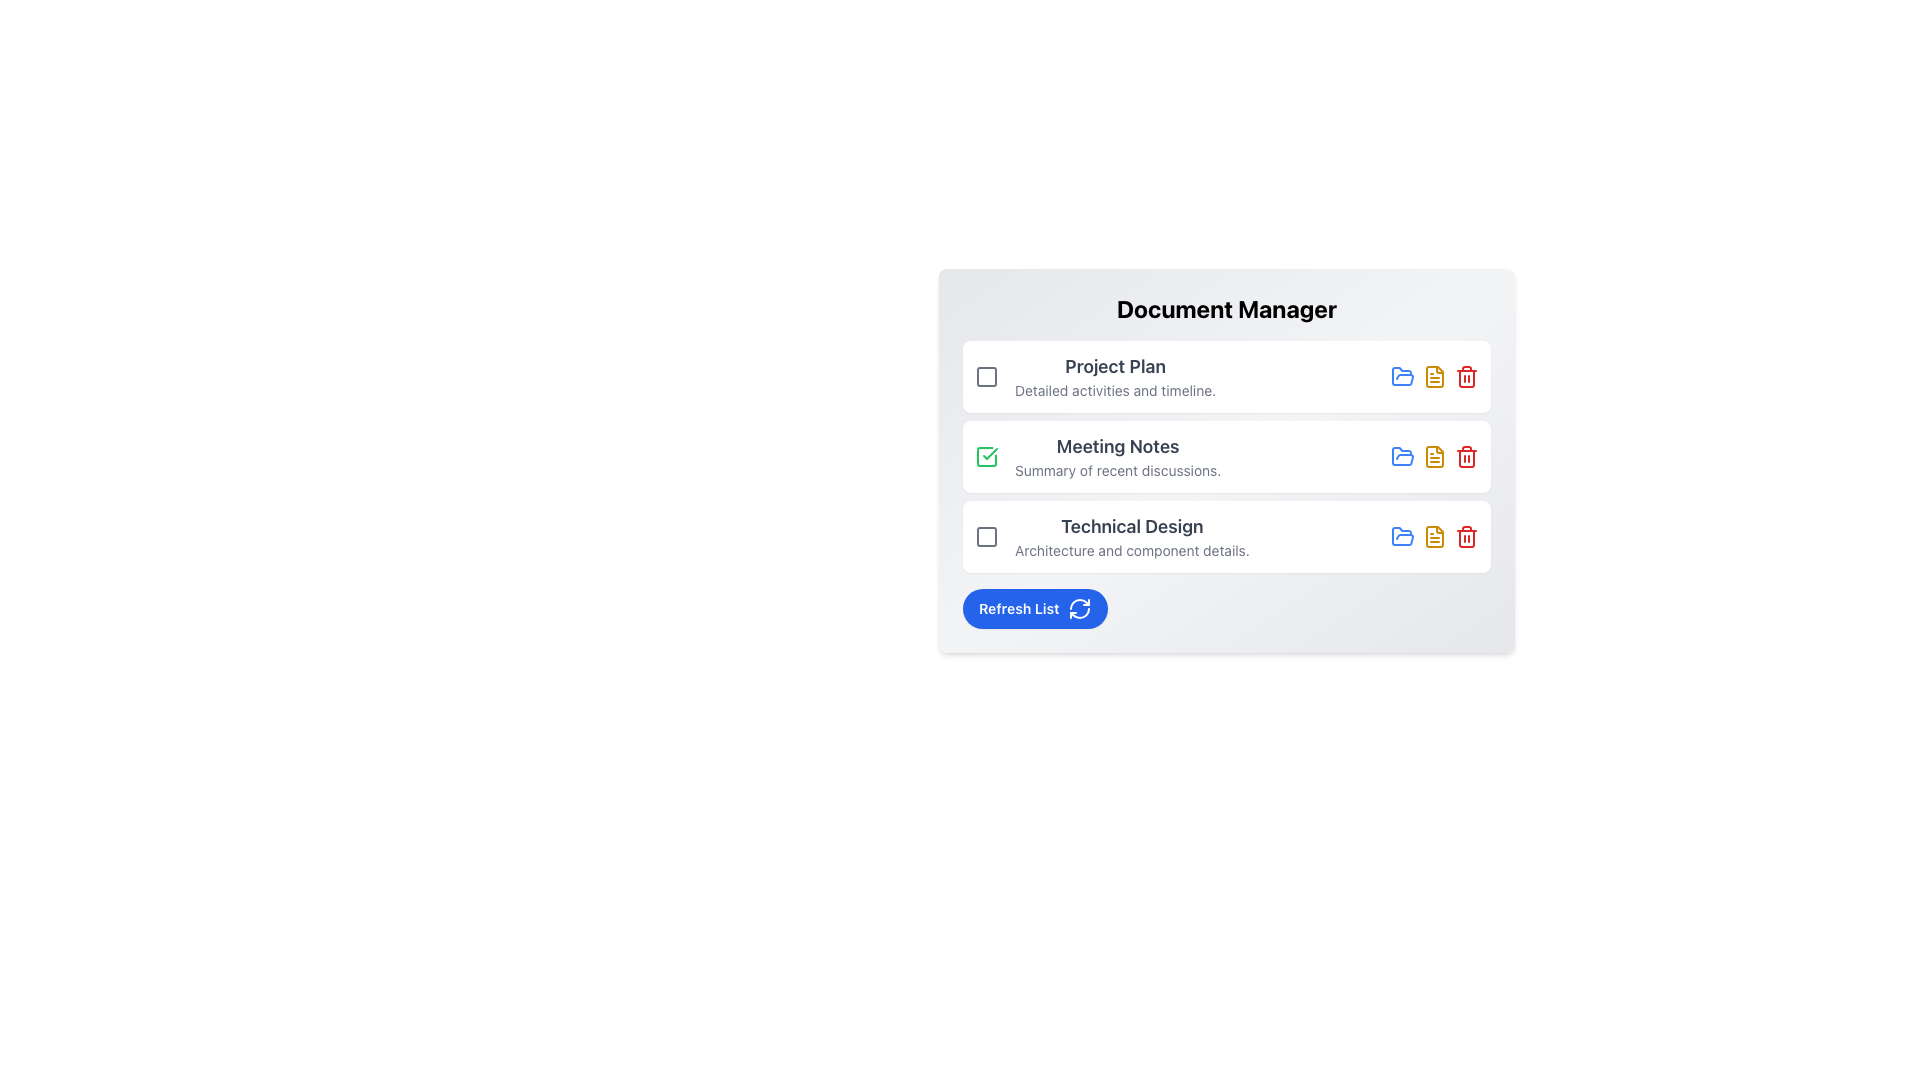  I want to click on the circular refresh icon located next to the 'Refresh List' text within the blue rounded button at the bottom center of the card interface, so click(1078, 608).